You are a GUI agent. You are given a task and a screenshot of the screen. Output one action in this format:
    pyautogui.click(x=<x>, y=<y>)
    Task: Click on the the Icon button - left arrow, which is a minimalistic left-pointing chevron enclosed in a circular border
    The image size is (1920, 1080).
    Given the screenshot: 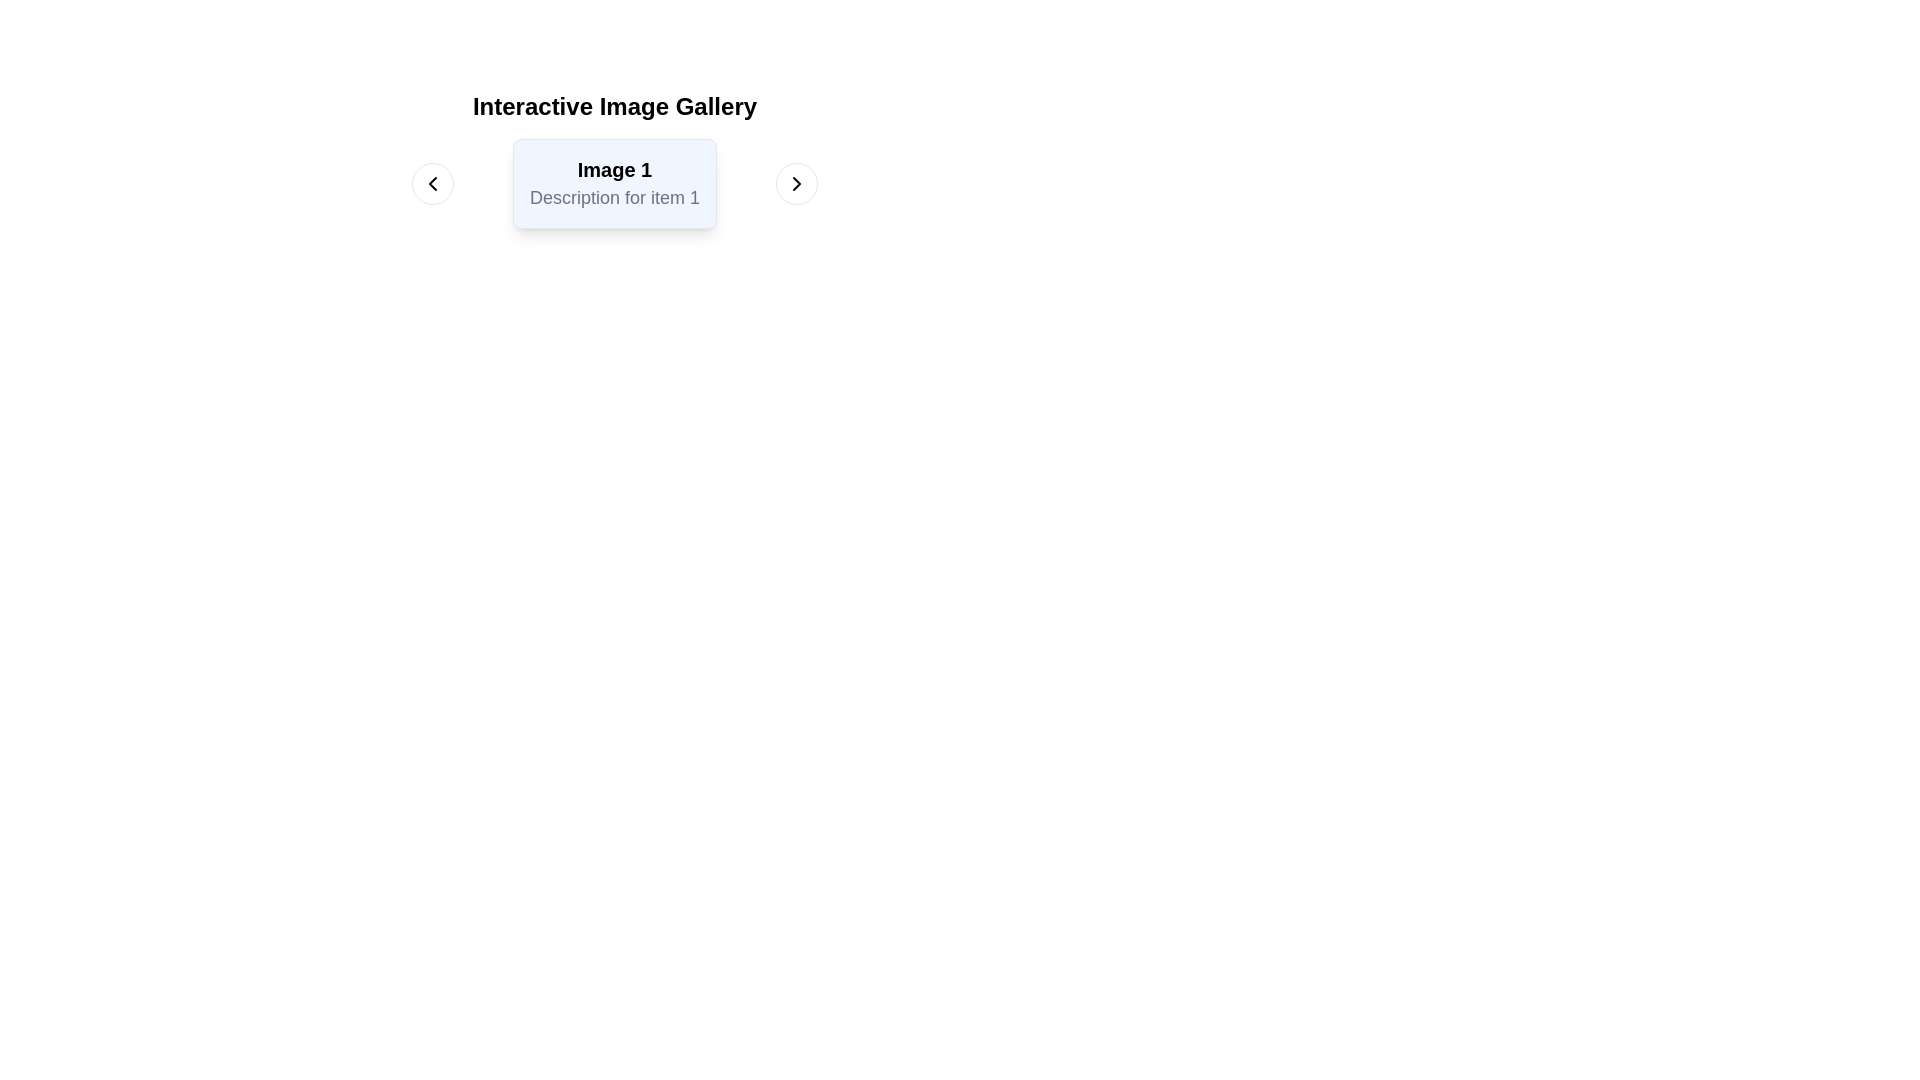 What is the action you would take?
    pyautogui.click(x=431, y=184)
    